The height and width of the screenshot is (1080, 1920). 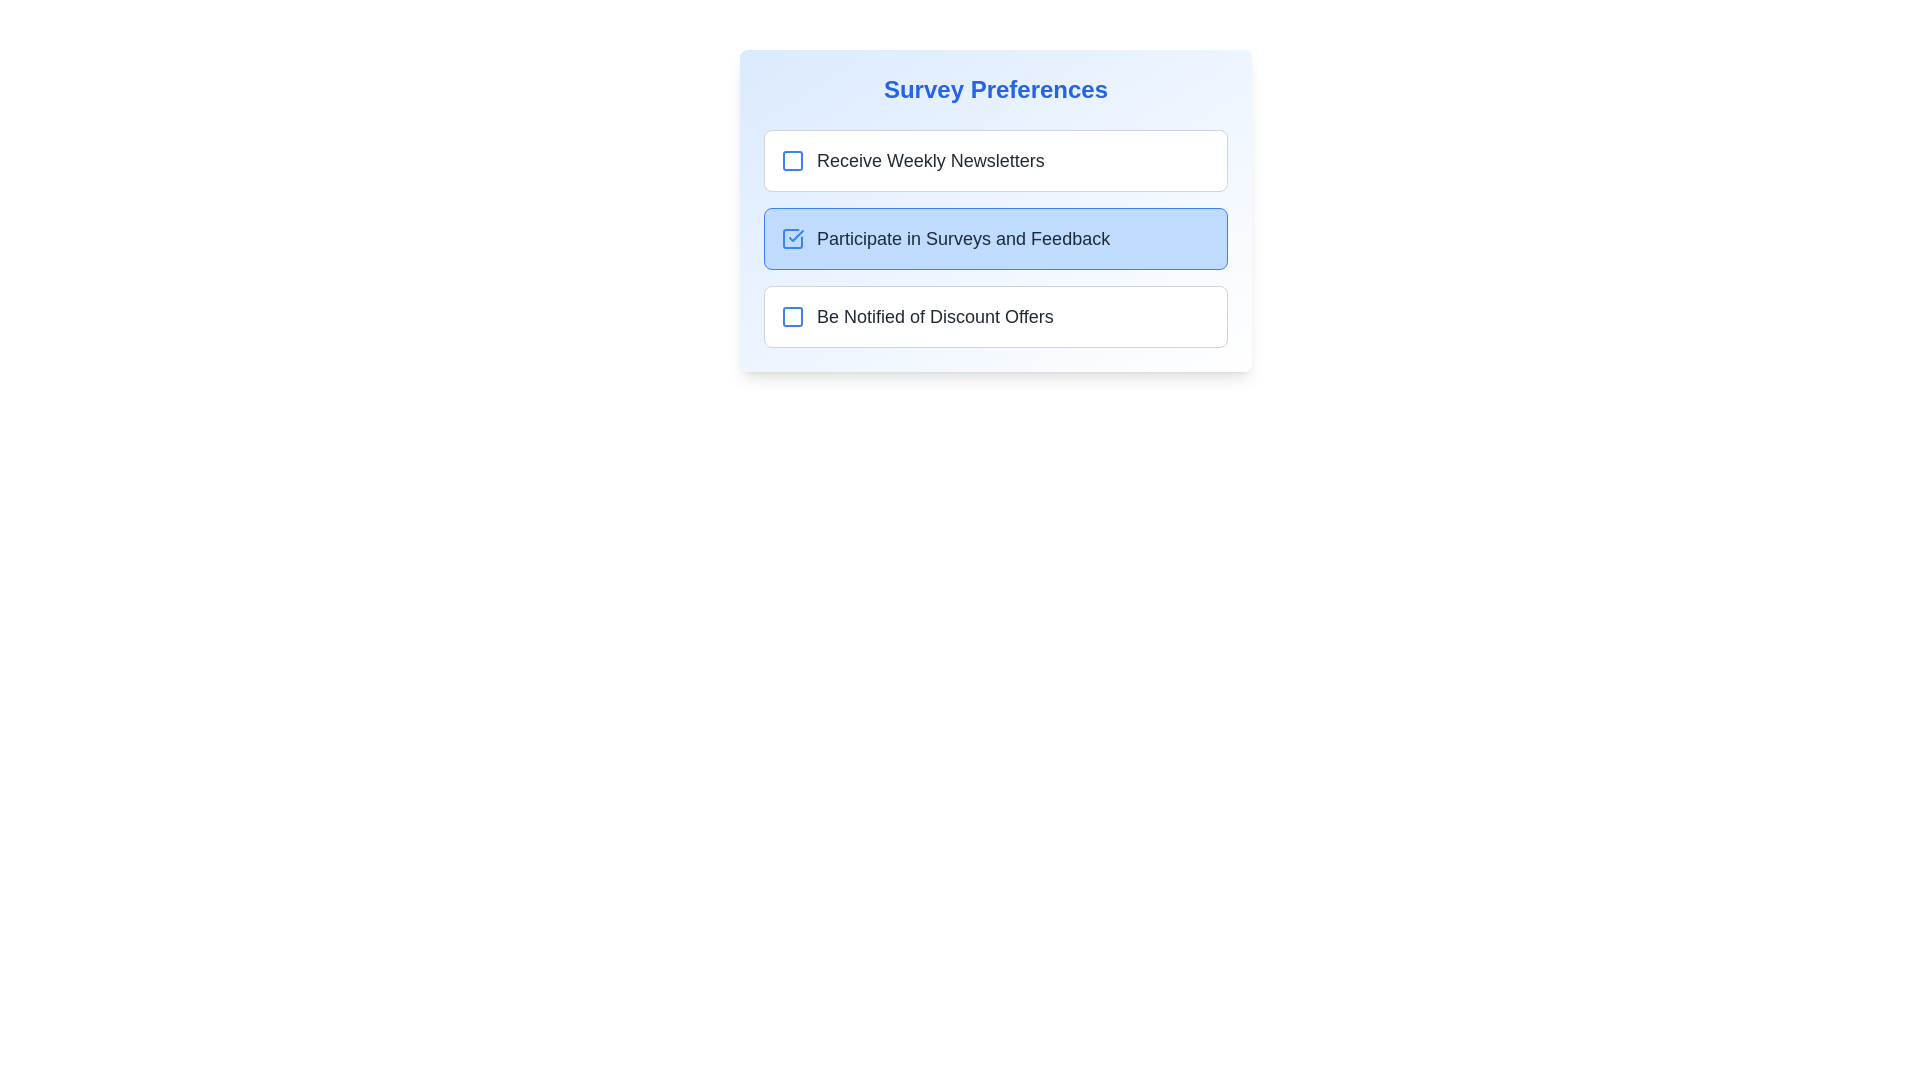 What do you see at coordinates (791, 315) in the screenshot?
I see `the empty blue-outlined checkbox located` at bounding box center [791, 315].